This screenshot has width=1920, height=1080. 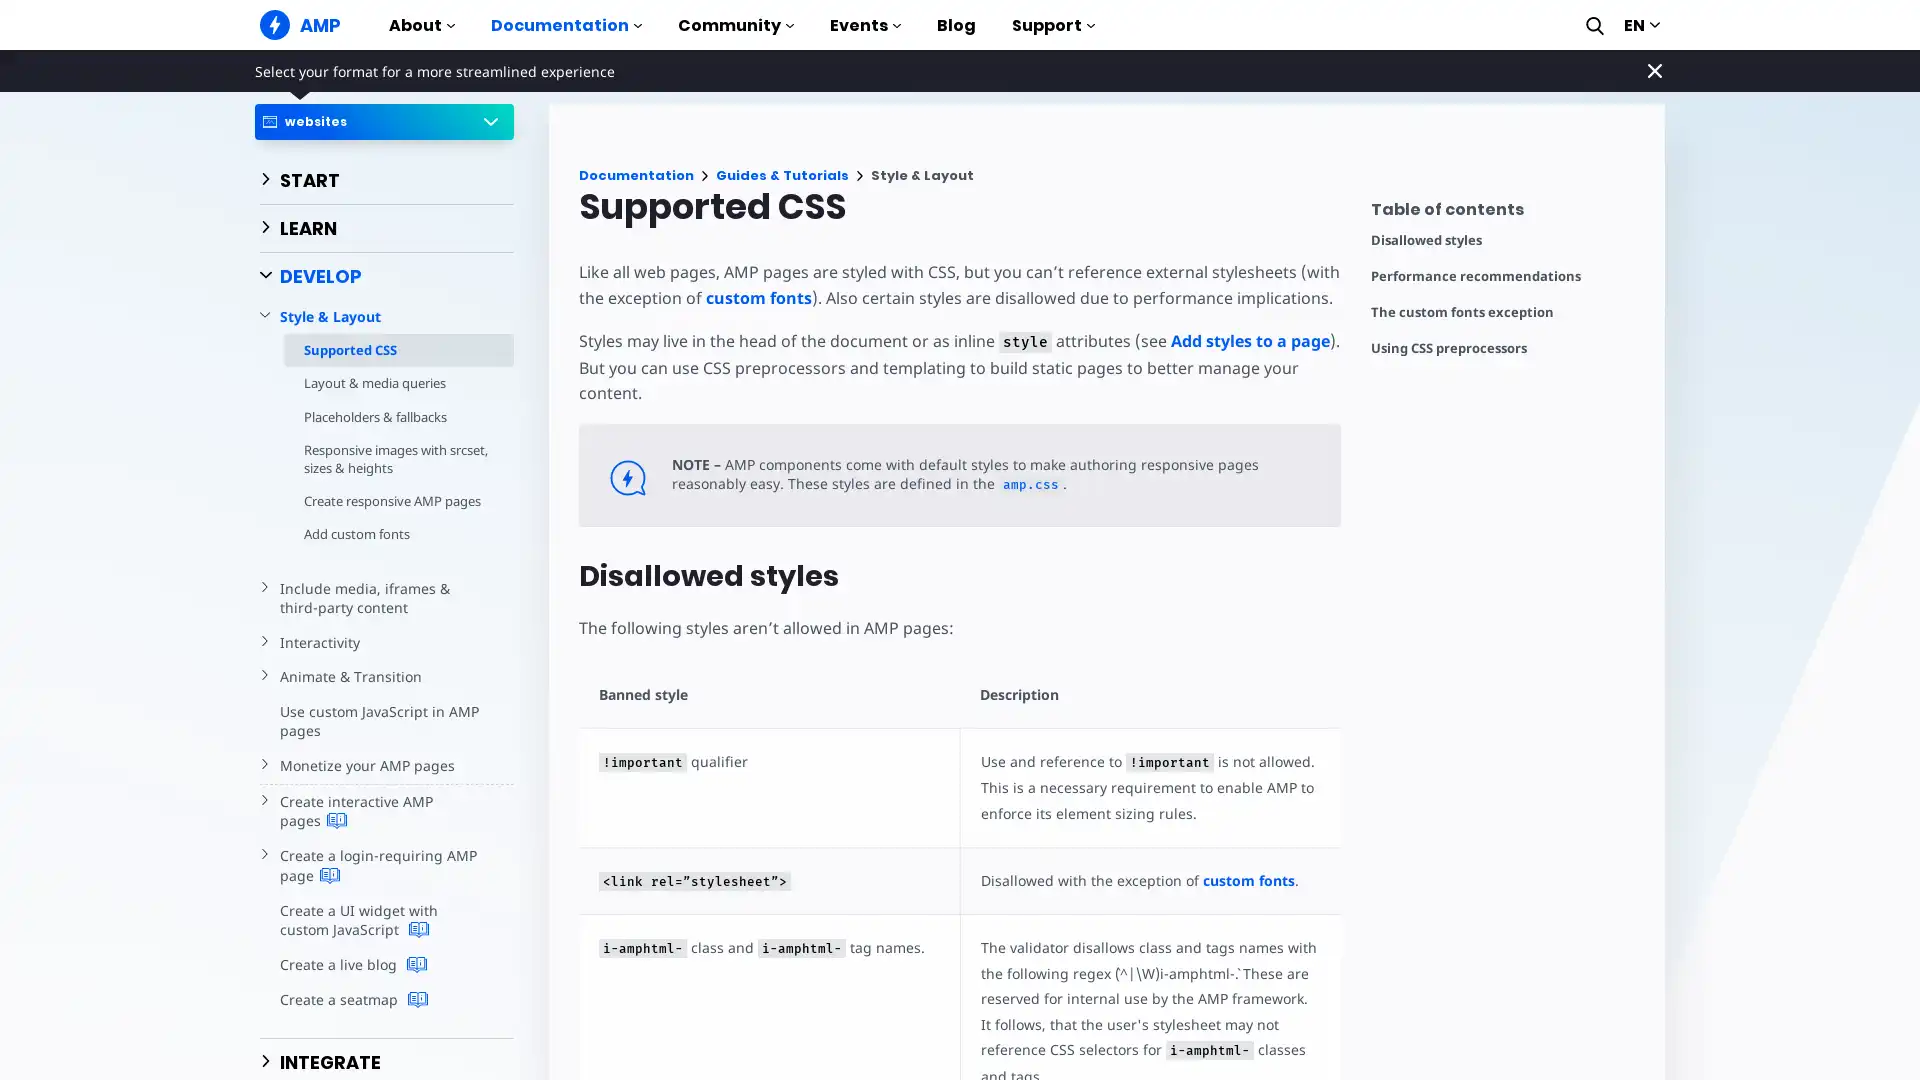 What do you see at coordinates (384, 121) in the screenshot?
I see `websites` at bounding box center [384, 121].